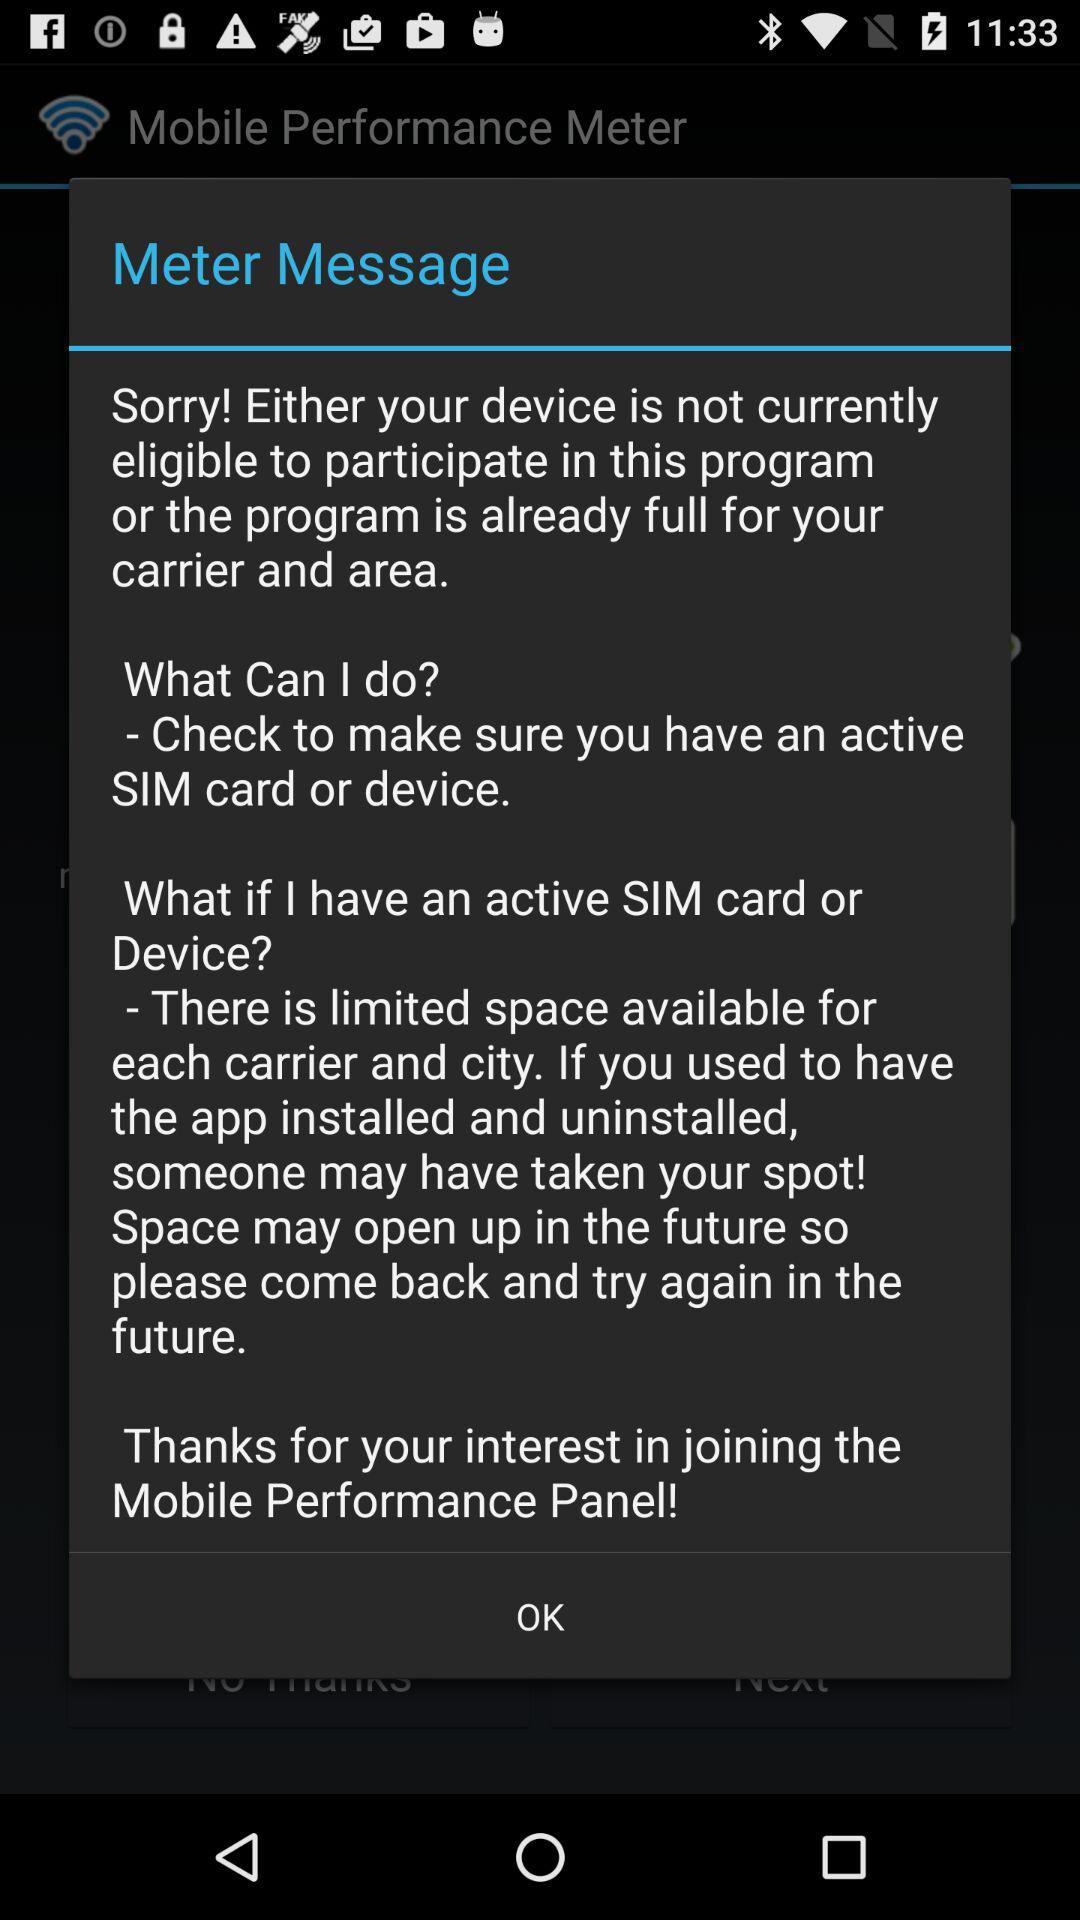 The height and width of the screenshot is (1920, 1080). Describe the element at coordinates (540, 1616) in the screenshot. I see `ok button` at that location.